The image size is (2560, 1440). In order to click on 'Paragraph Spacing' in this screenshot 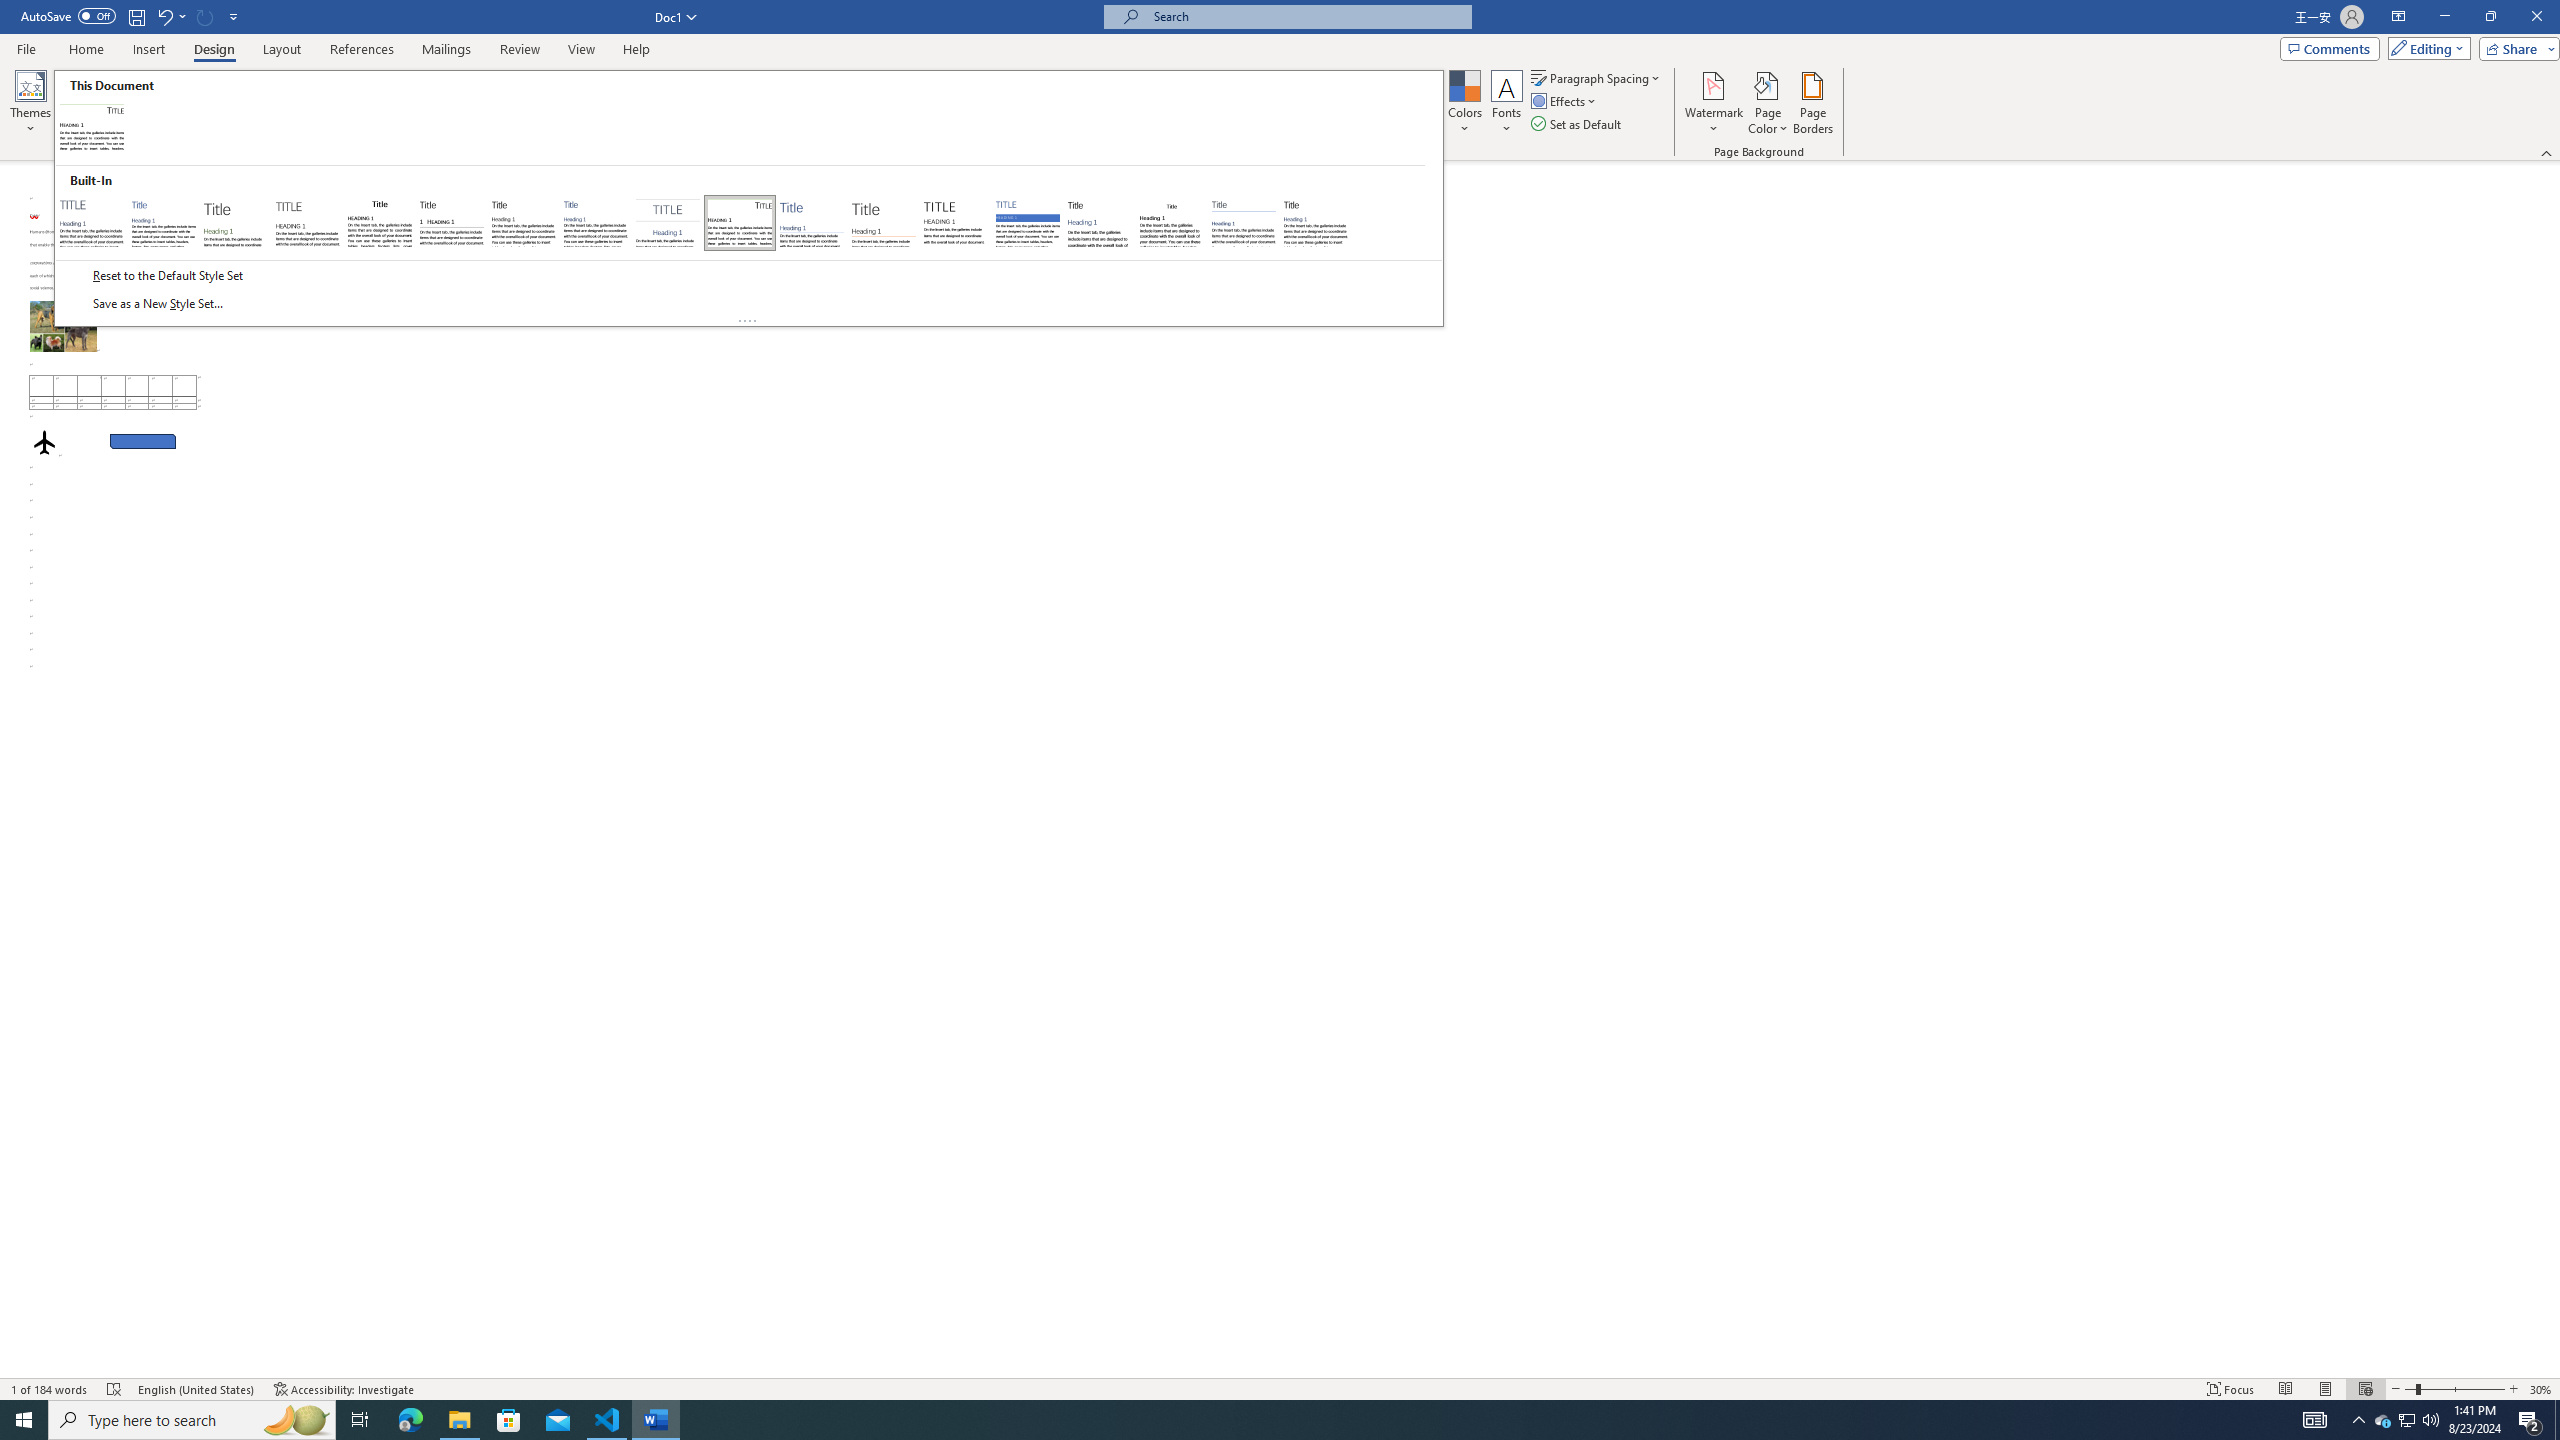, I will do `click(1597, 77)`.